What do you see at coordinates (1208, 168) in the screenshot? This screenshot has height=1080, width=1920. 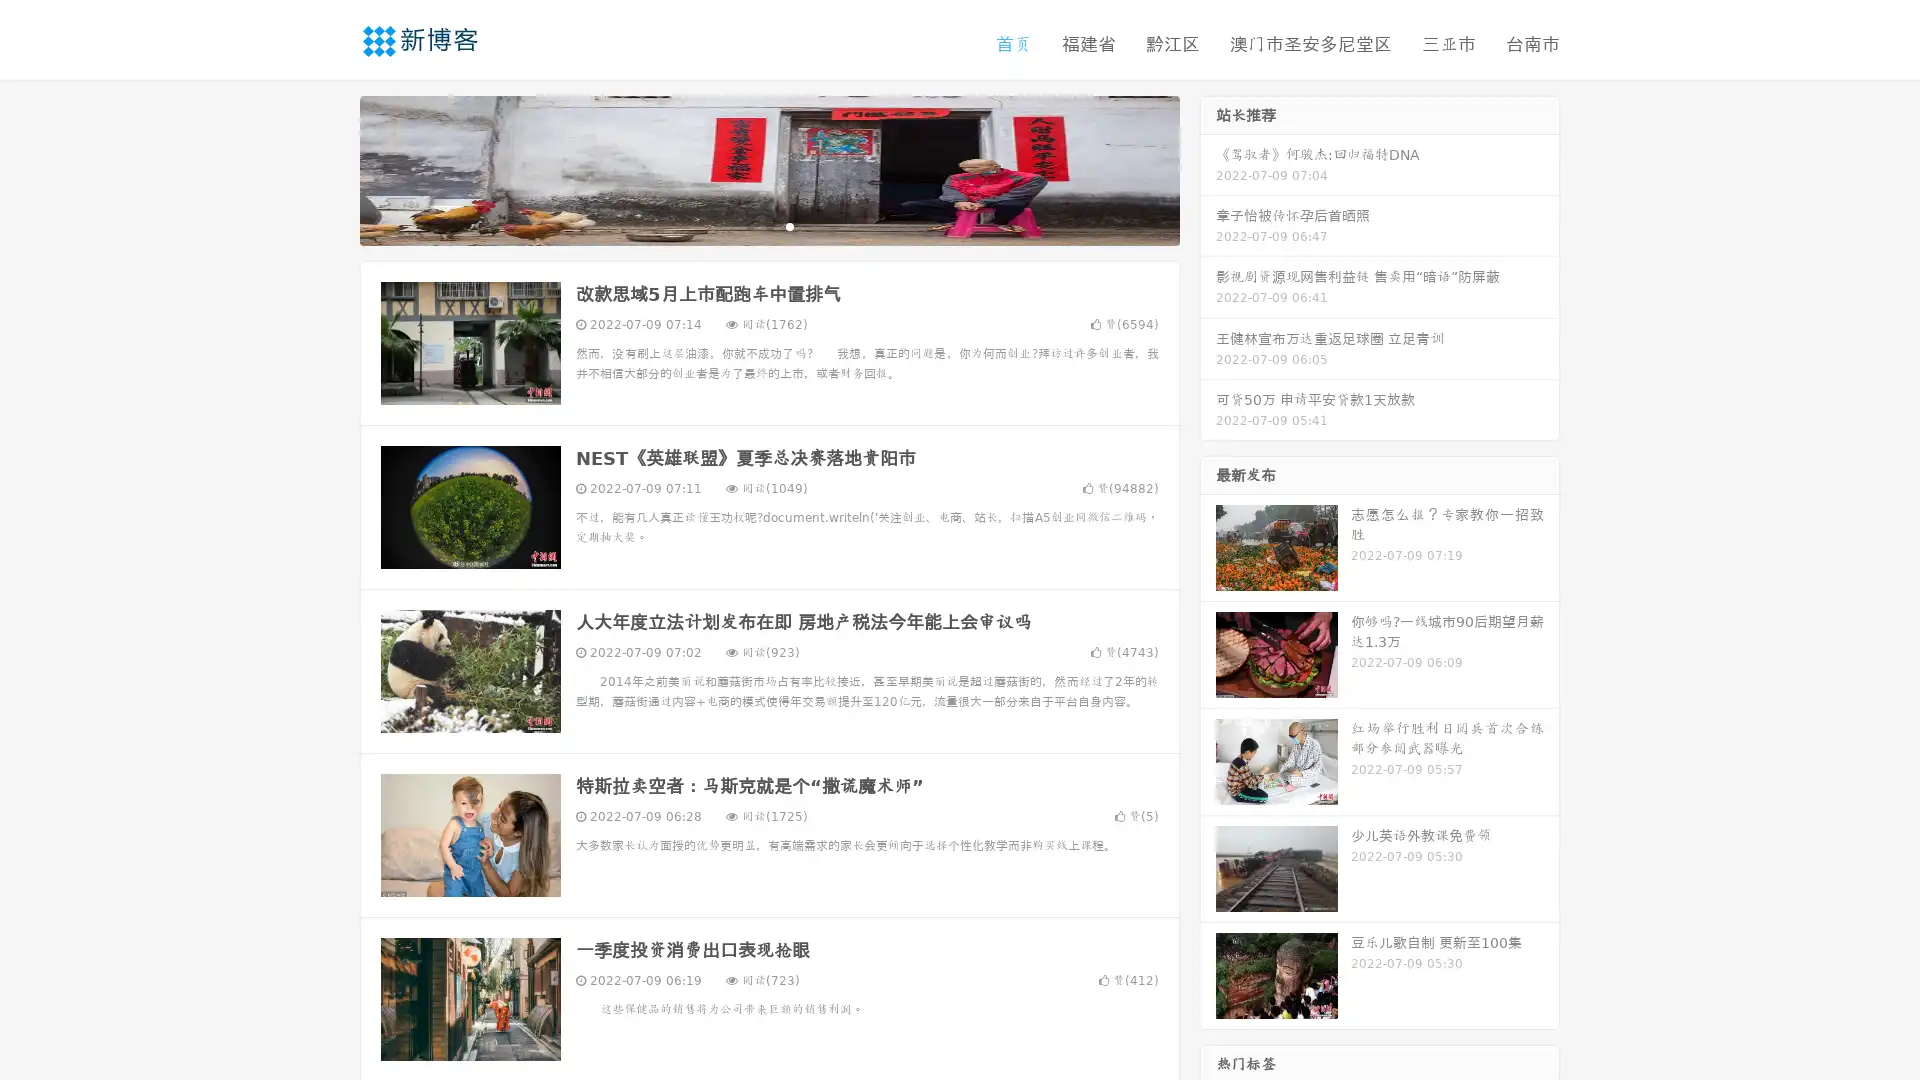 I see `Next slide` at bounding box center [1208, 168].